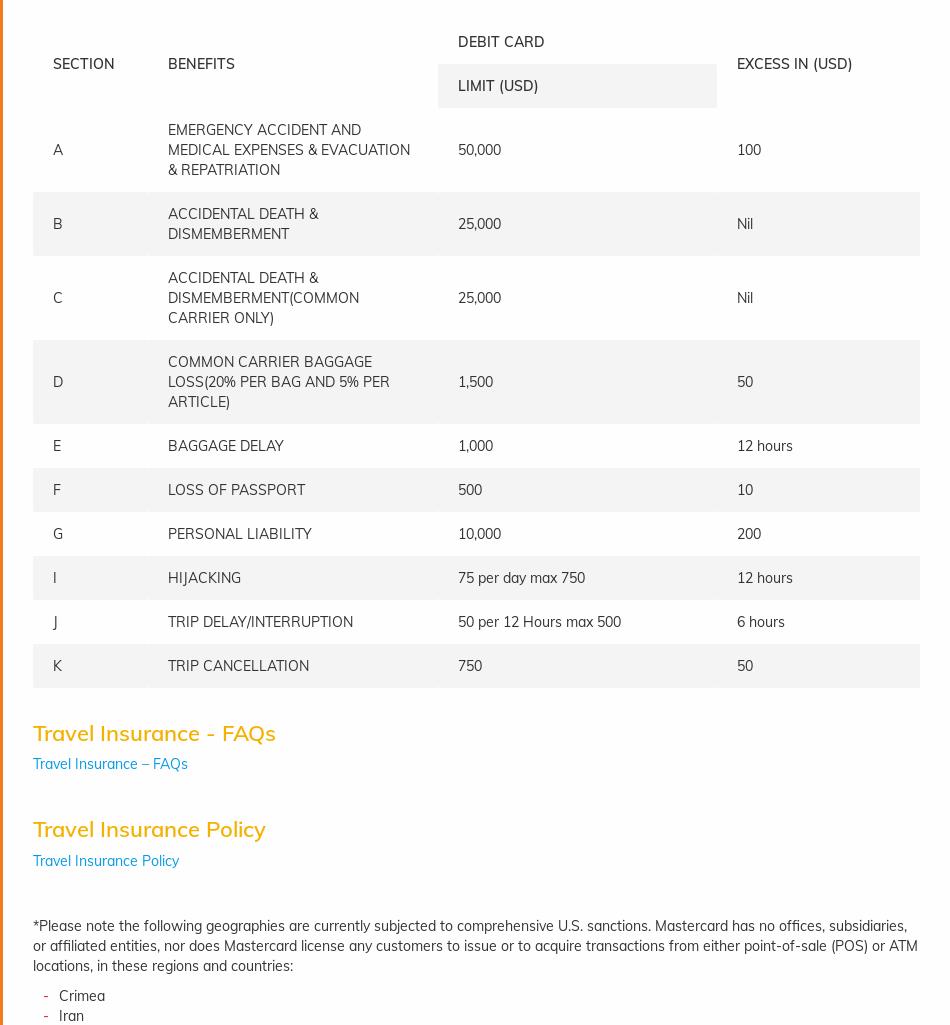  Describe the element at coordinates (240, 223) in the screenshot. I see `'ACCIDENTAL DEATH & DISMEMBERMENT'` at that location.